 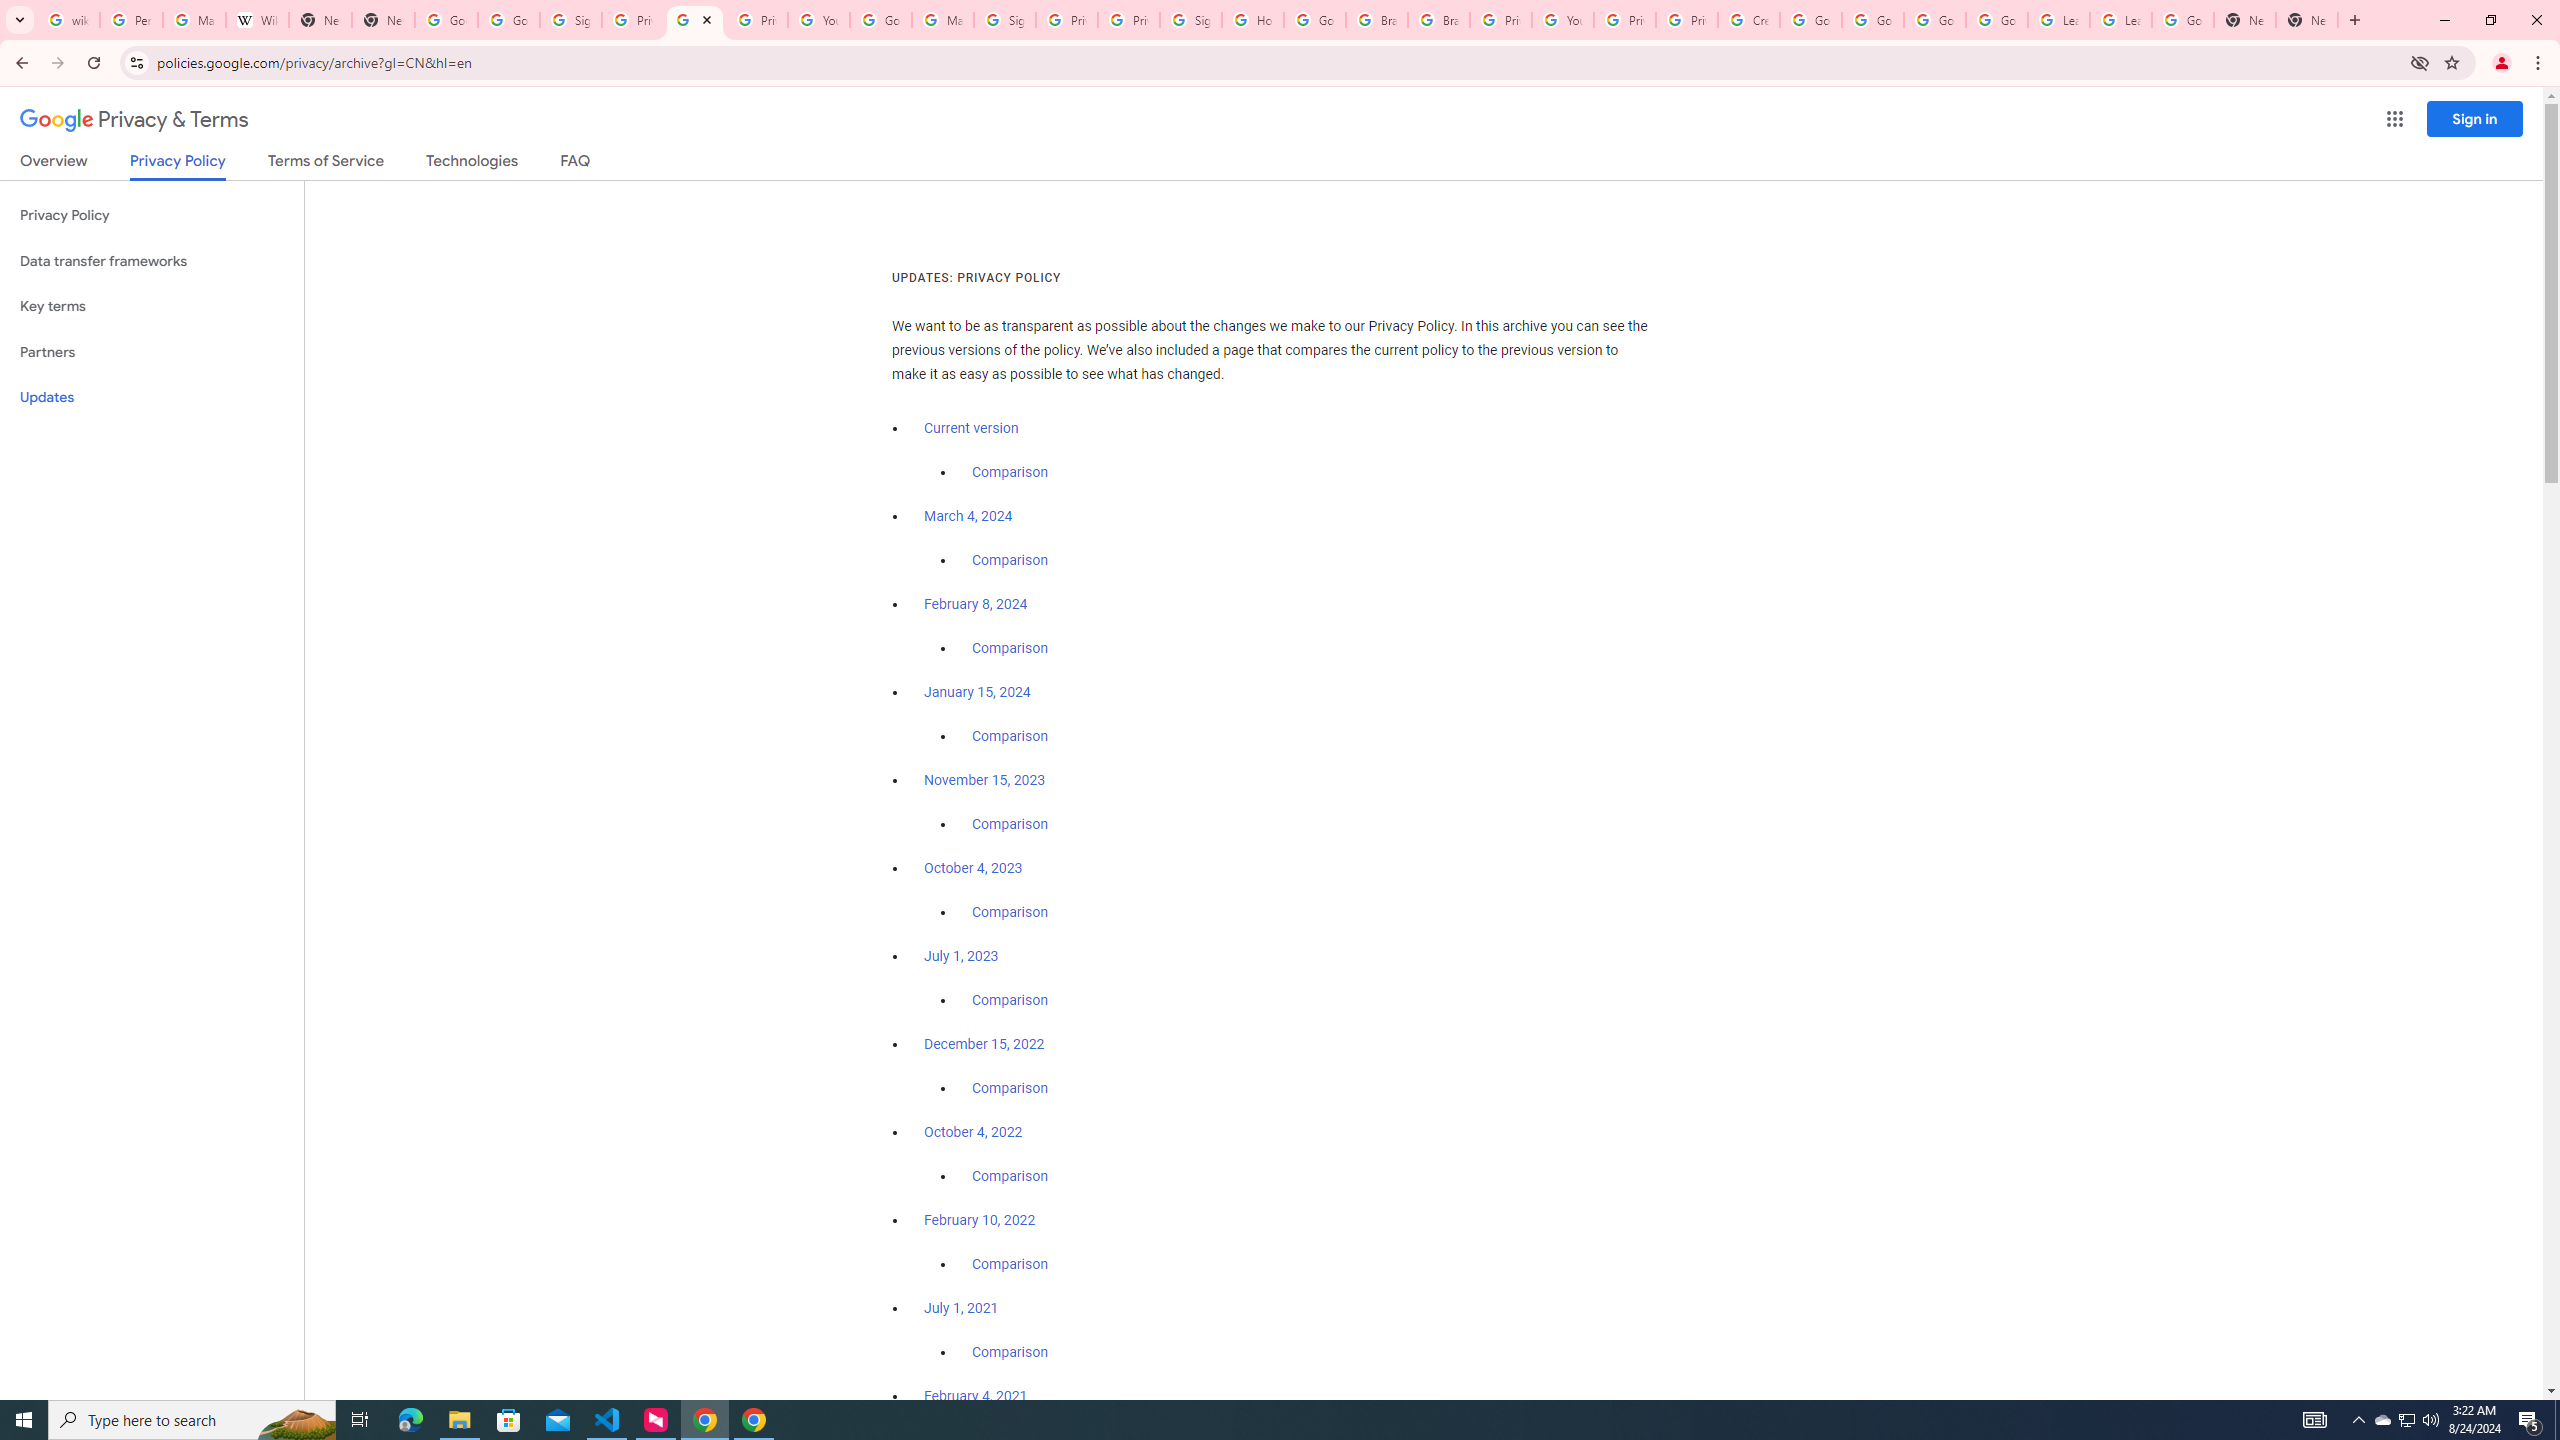 What do you see at coordinates (2307, 19) in the screenshot?
I see `'New Tab'` at bounding box center [2307, 19].